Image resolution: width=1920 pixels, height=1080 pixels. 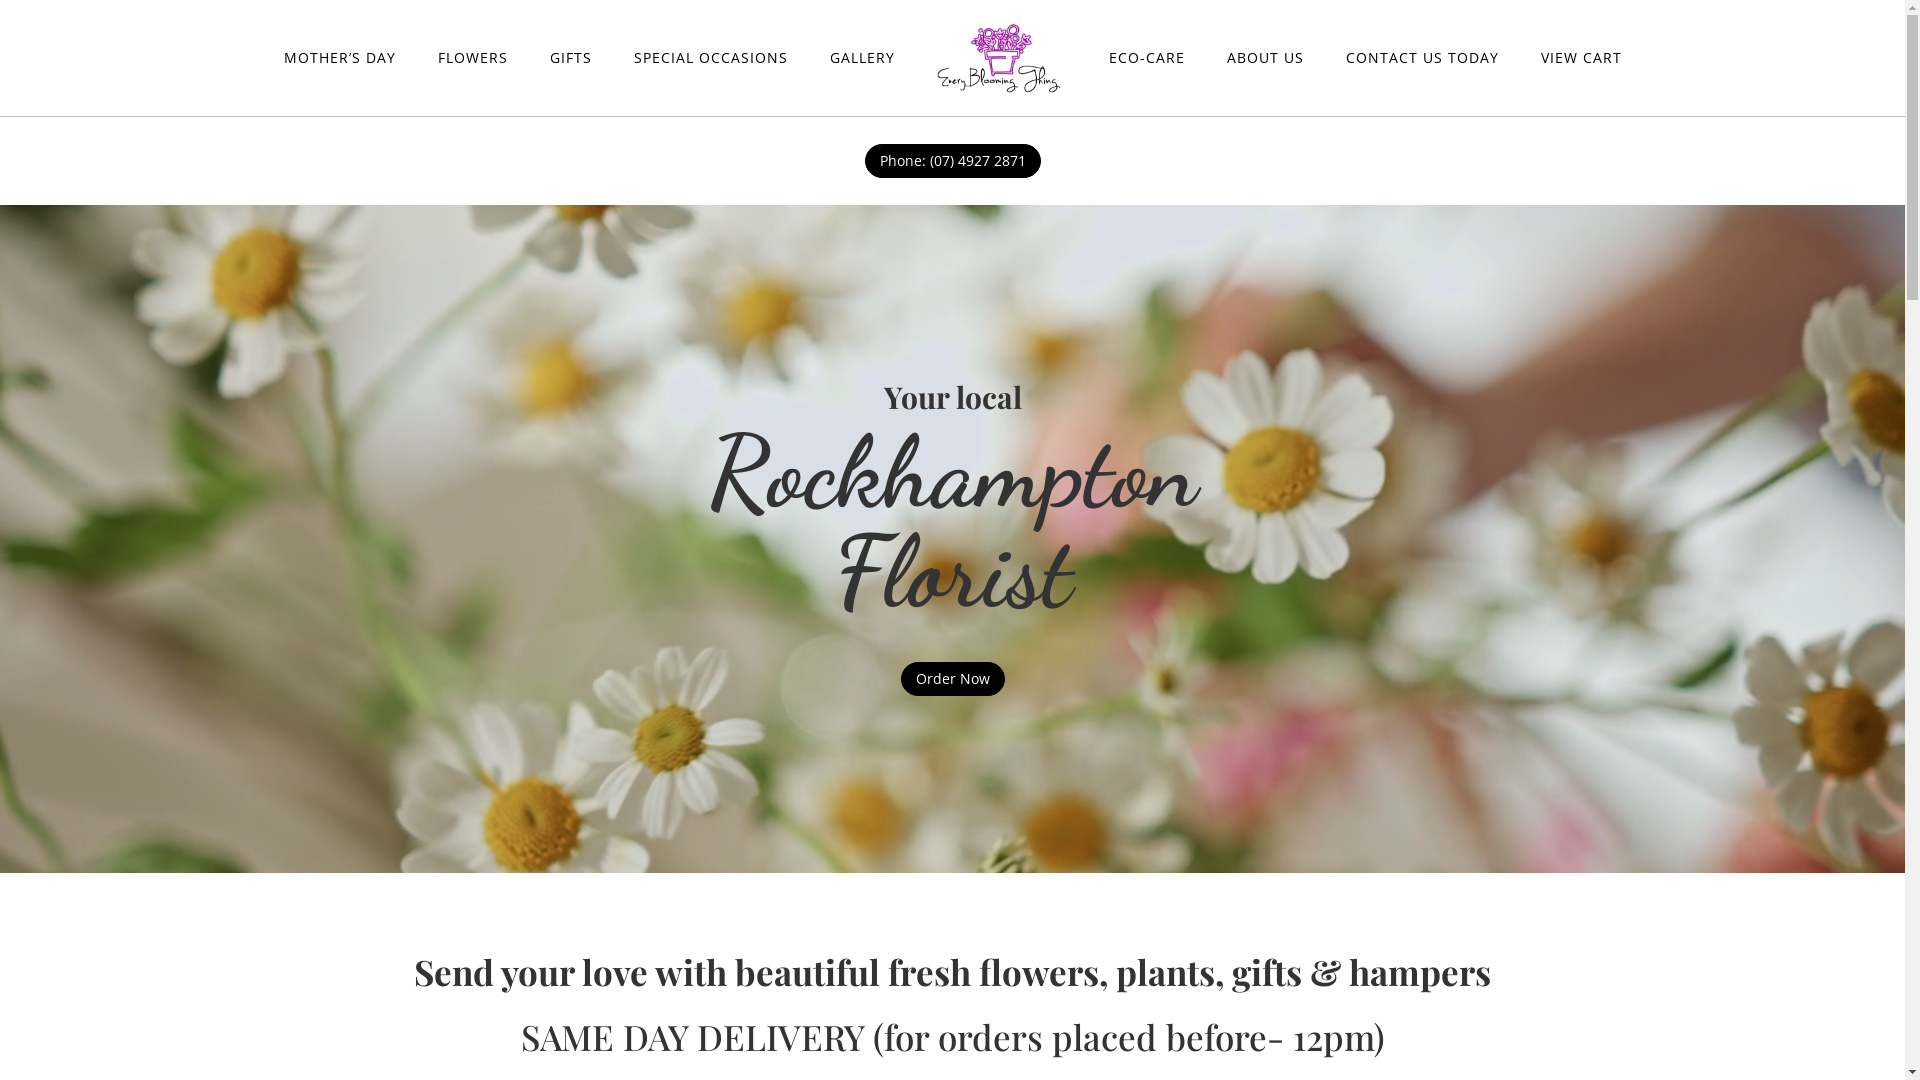 What do you see at coordinates (1146, 56) in the screenshot?
I see `'ECO-CARE'` at bounding box center [1146, 56].